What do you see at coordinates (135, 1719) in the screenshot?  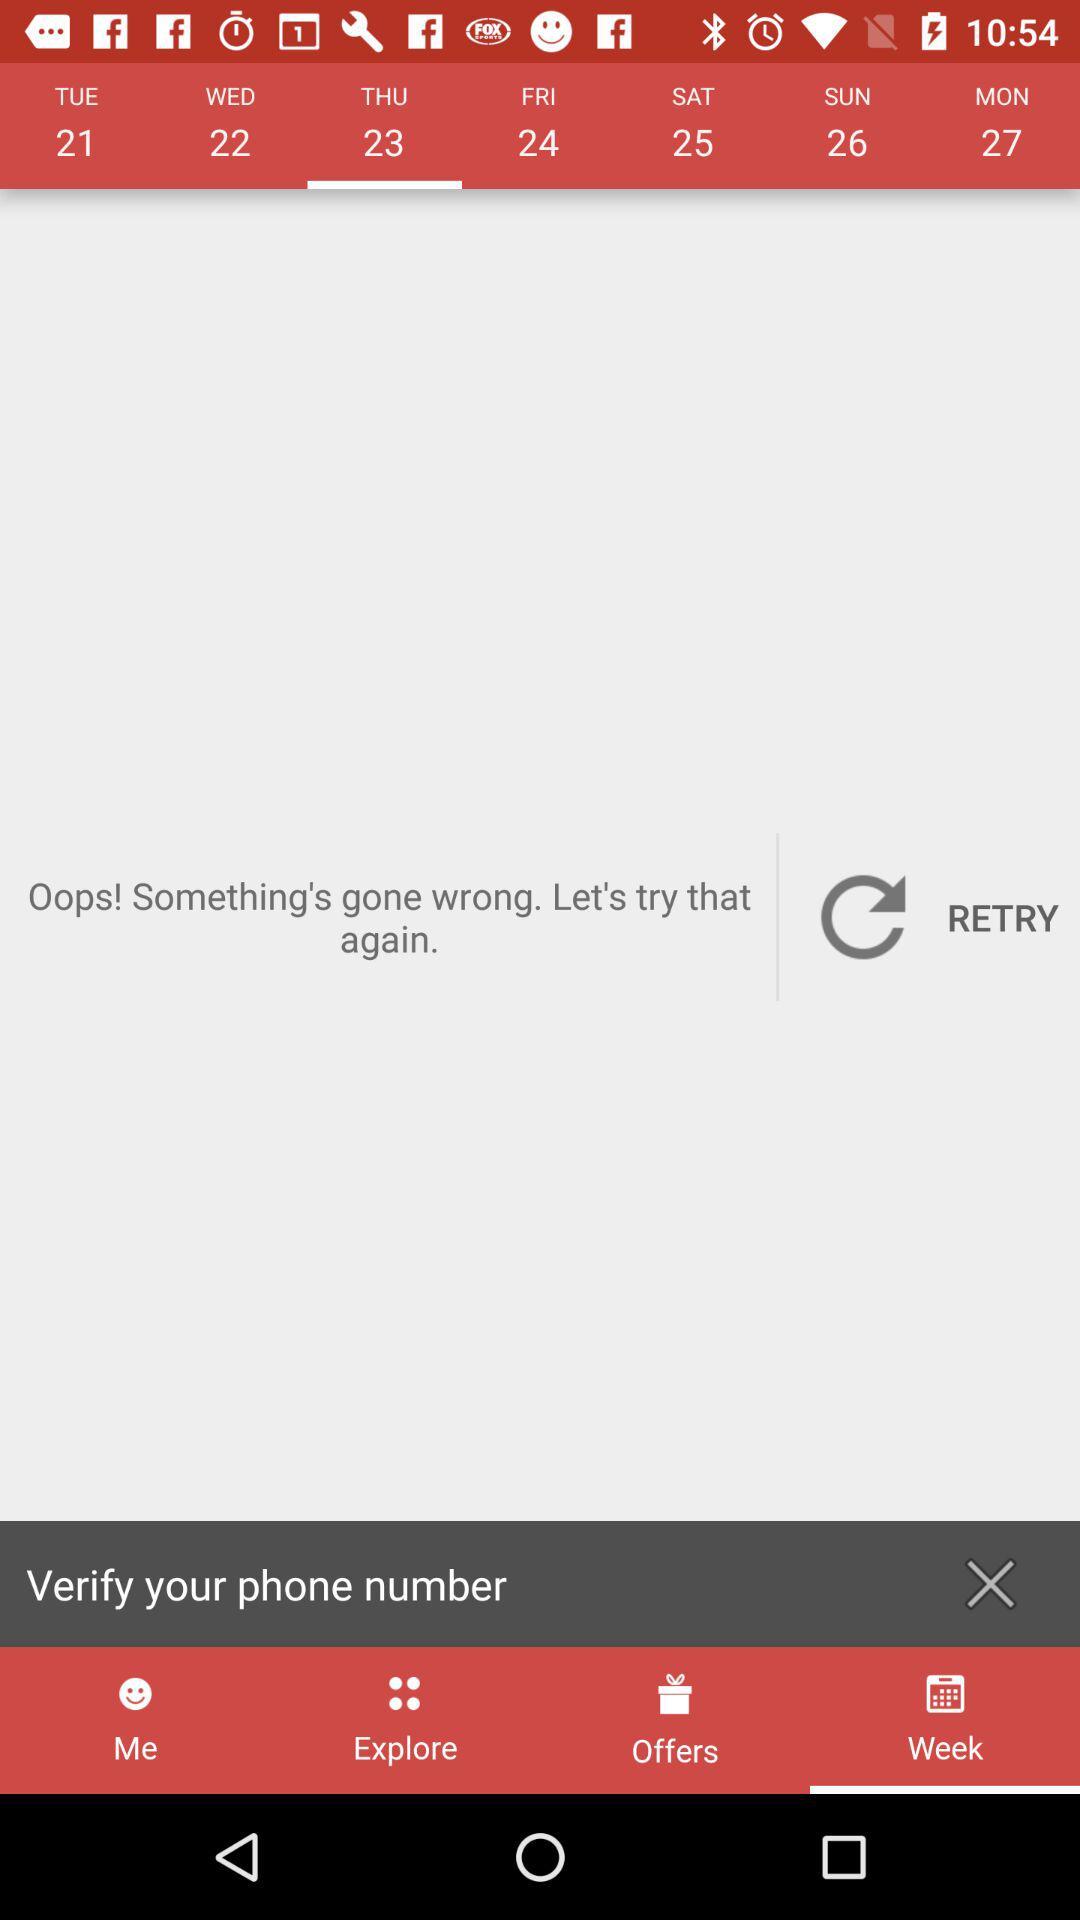 I see `item to the left of explore item` at bounding box center [135, 1719].